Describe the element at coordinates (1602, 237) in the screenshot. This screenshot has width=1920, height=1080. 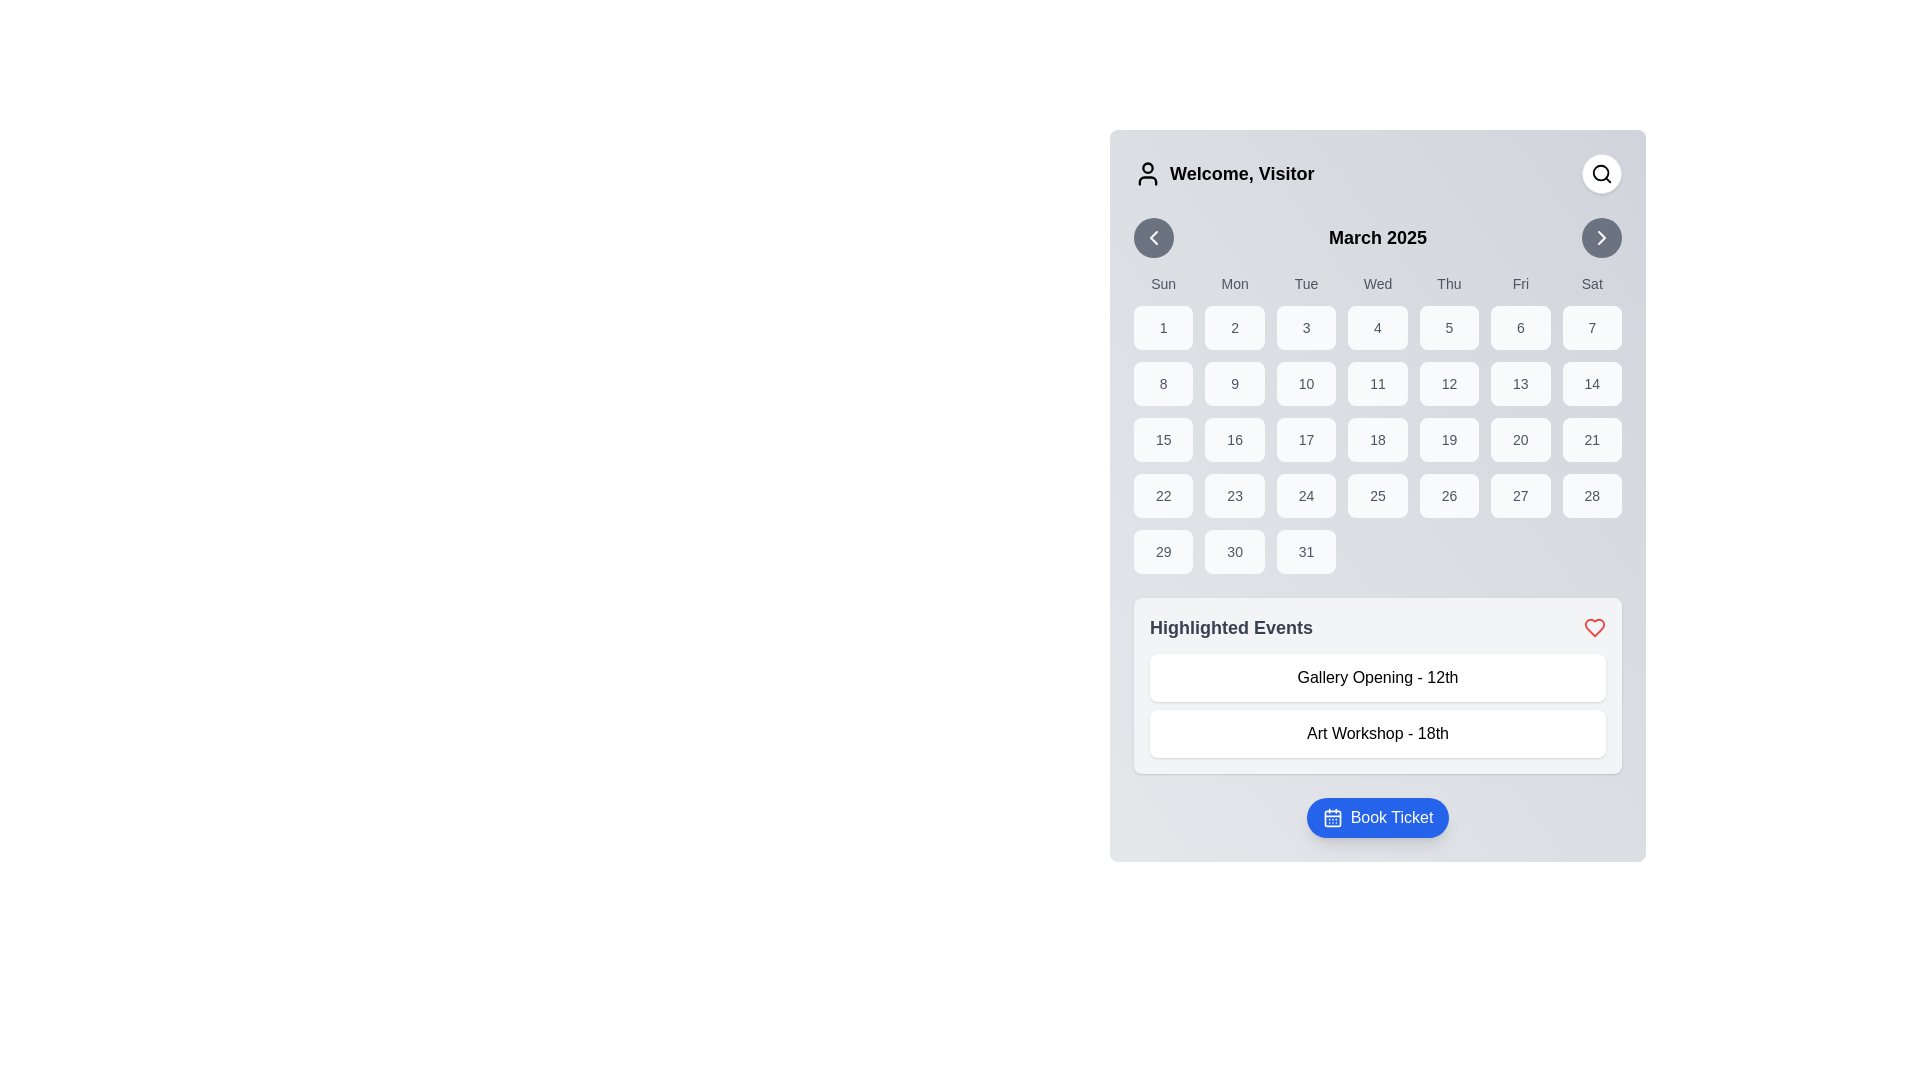
I see `the circular button with a gray background and a white chevron icon pointing to the right` at that location.